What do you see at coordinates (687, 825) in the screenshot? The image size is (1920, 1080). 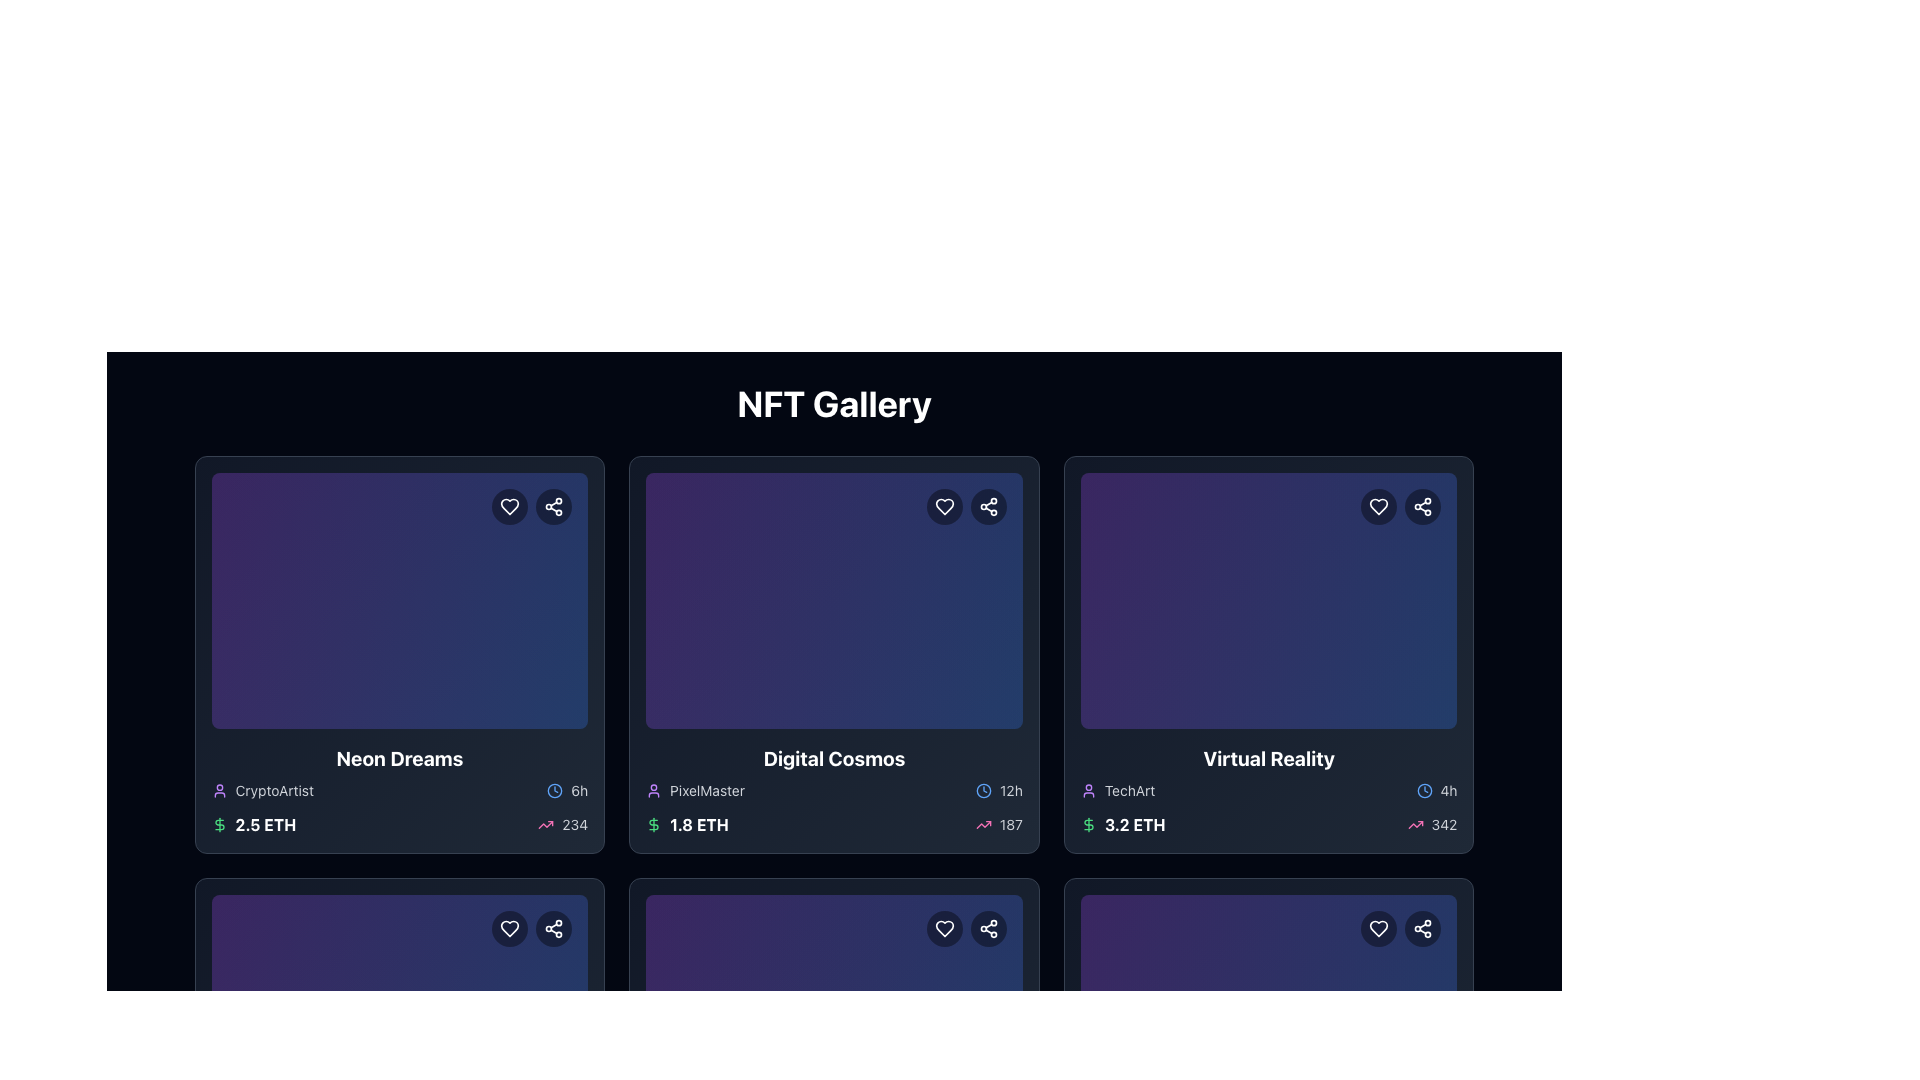 I see `the text label displaying '1.8 ETH' with a green dollar icon, located in the second card from the left in the top row, below 'PixelMaster'` at bounding box center [687, 825].